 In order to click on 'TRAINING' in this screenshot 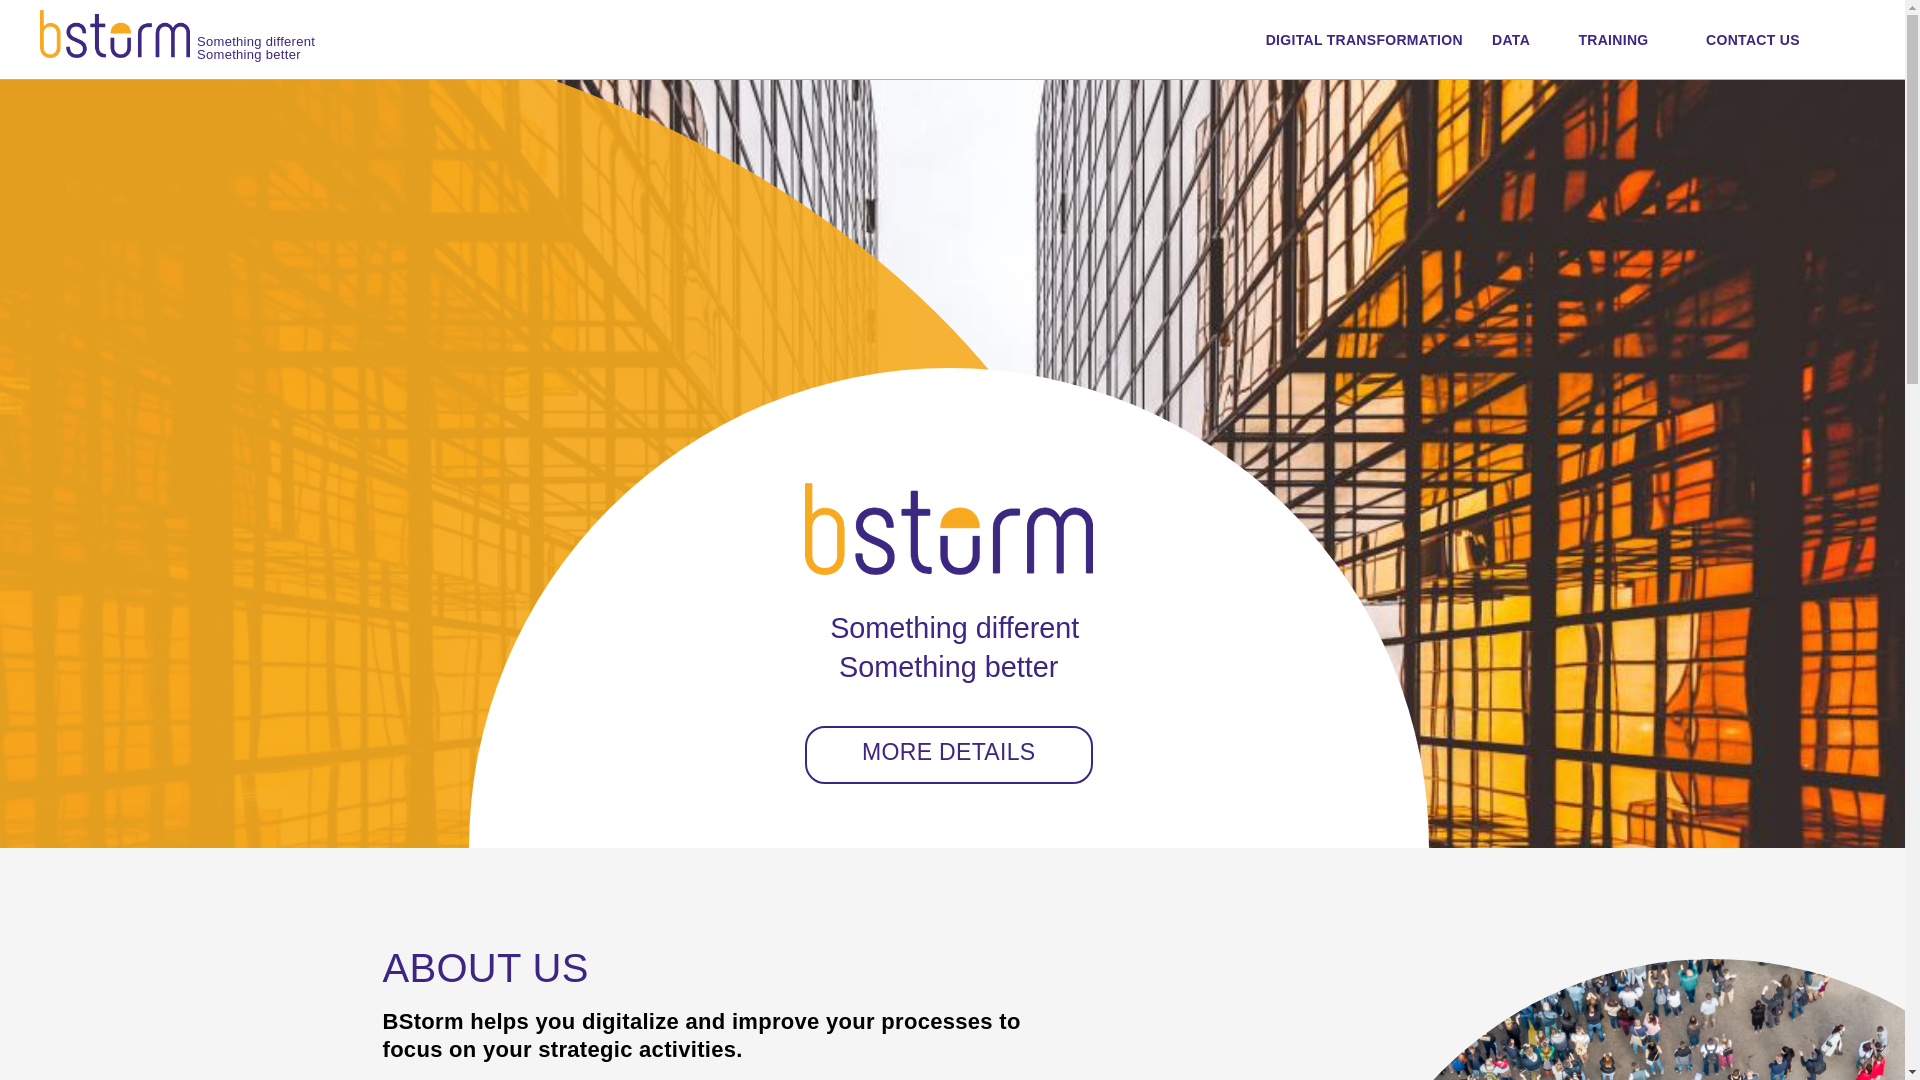, I will do `click(1603, 39)`.